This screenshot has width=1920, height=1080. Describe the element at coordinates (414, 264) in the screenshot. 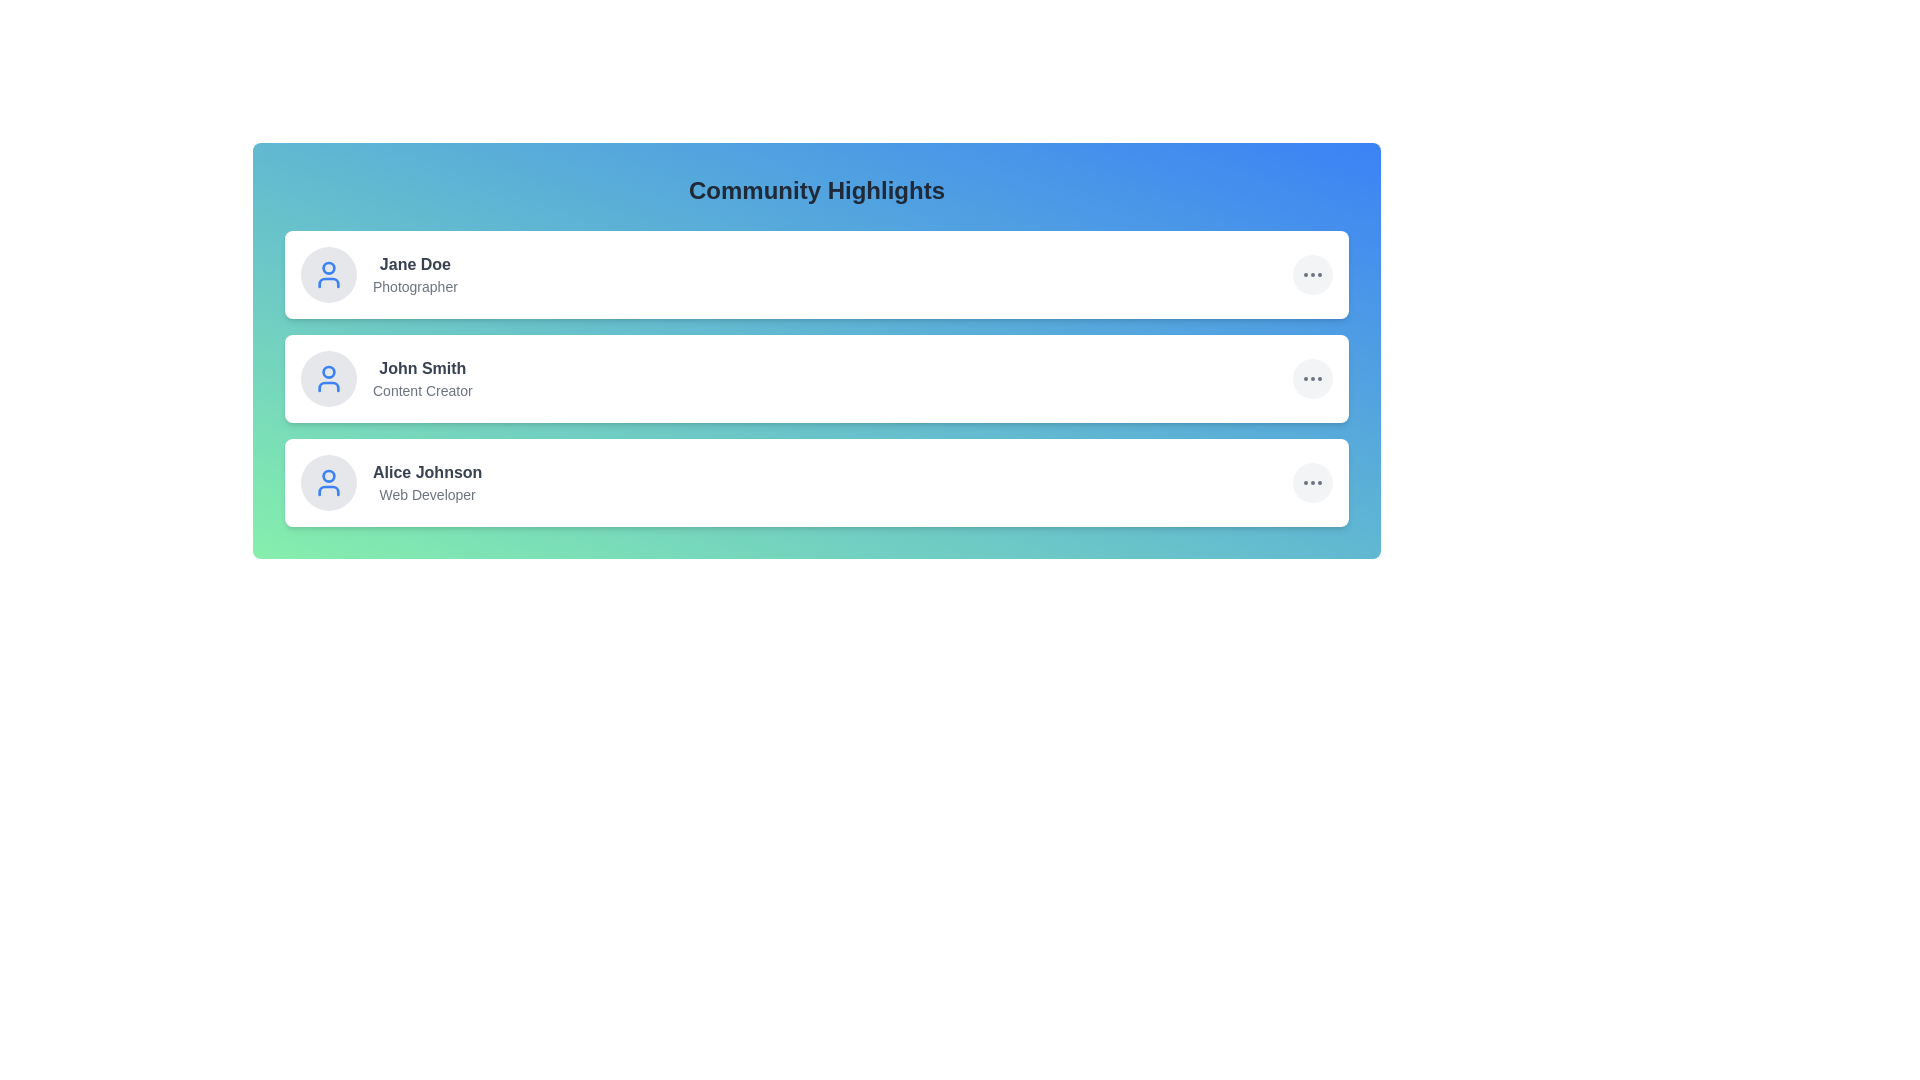

I see `text displayed in the Label that shows 'Jane Doe', which is bold and dark gray on a light background, positioned at the top-left corner of the first user profile item` at that location.